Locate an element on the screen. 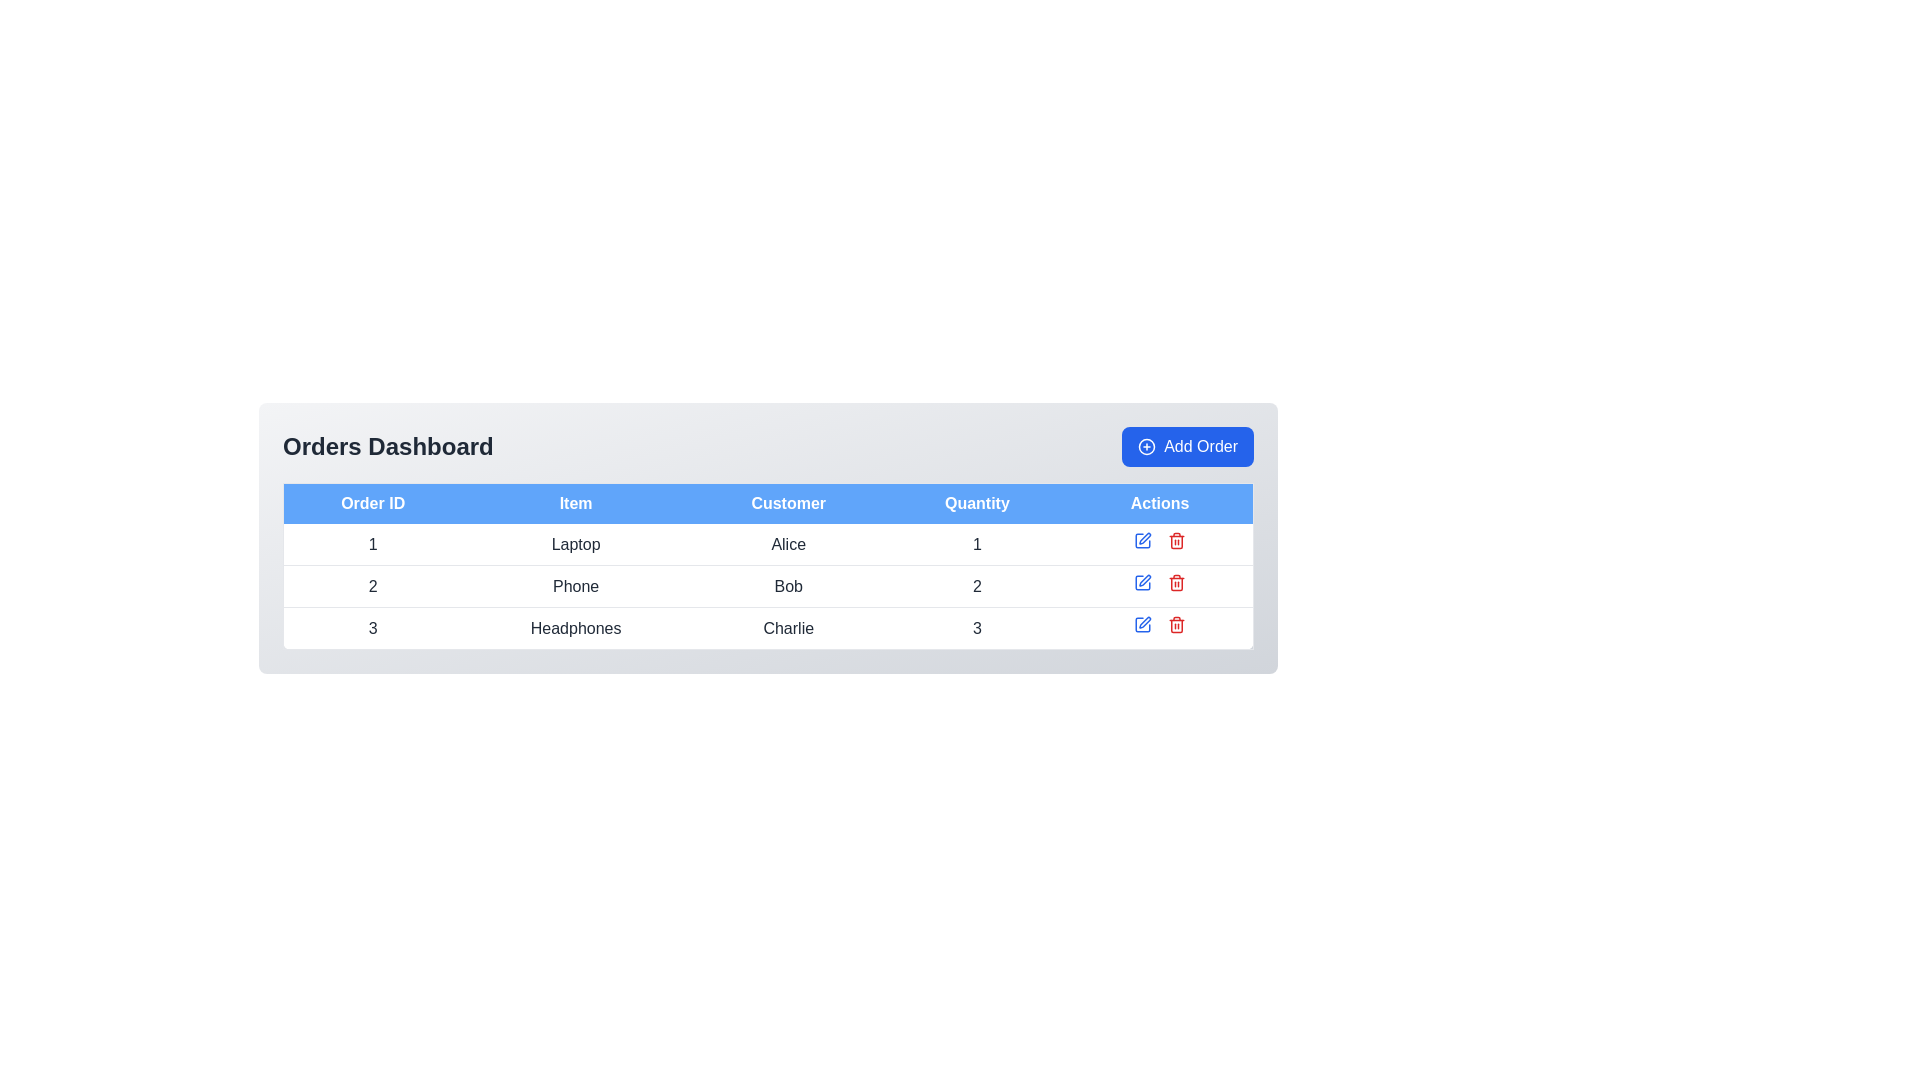  the header label for the order ID column, which is located in the upper-left section of the table header row, preceding the 'Item', 'Customer', 'Quantity', and 'Actions' headers is located at coordinates (372, 502).